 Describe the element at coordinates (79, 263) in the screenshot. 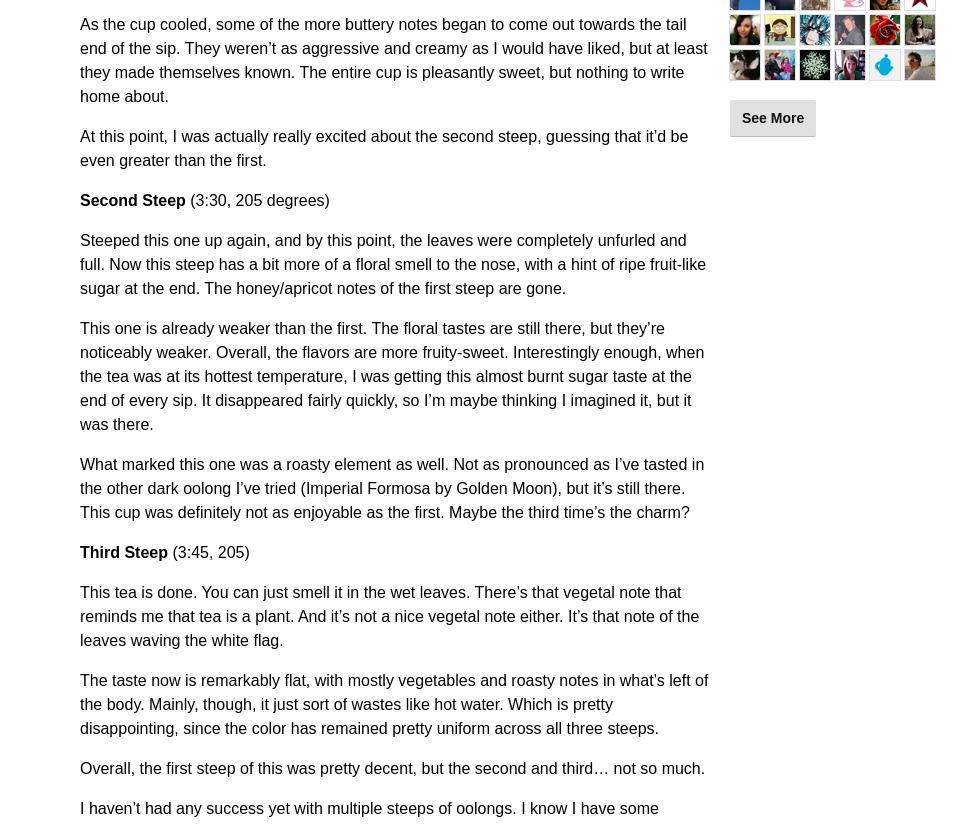

I see `'Steeped this one up again, and by this point, the leaves were completely unfurled and full. Now this steep has a bit more of a floral smell to the nose, with a hint of ripe fruit-like sugar at the end. The honey/apricot notes of the first steep are gone.'` at that location.